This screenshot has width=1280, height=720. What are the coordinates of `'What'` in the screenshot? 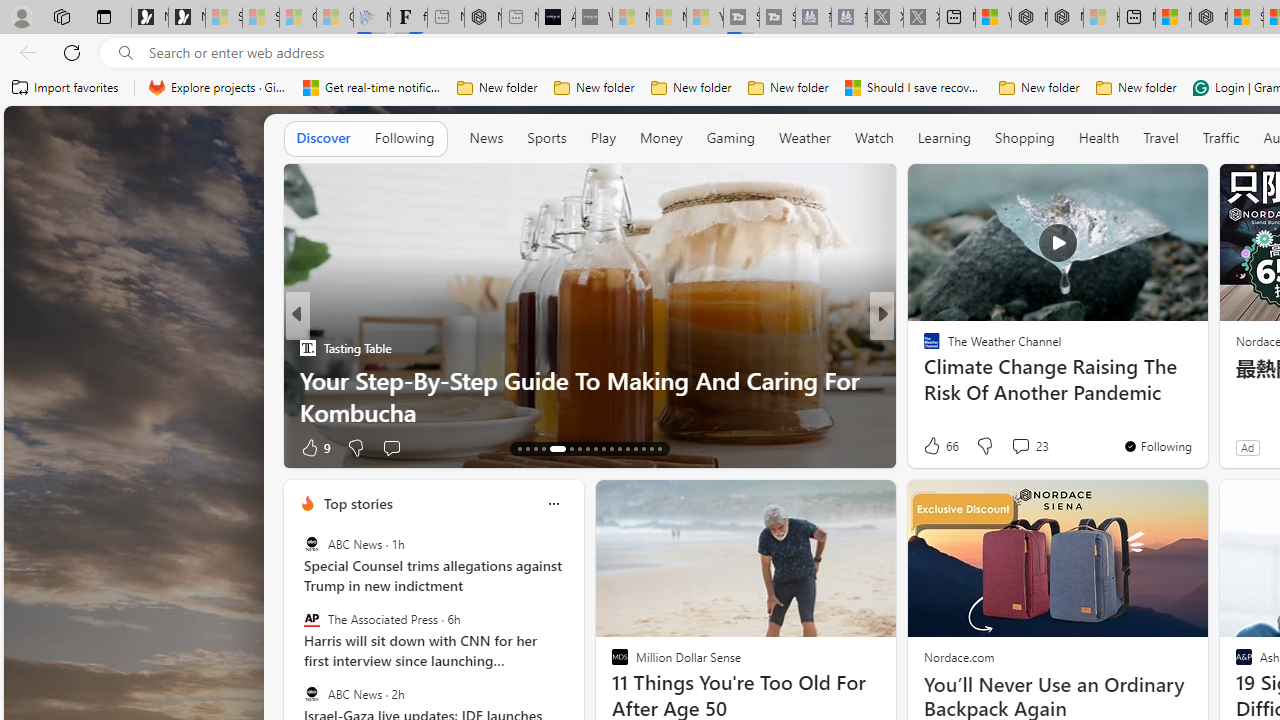 It's located at (592, 17).